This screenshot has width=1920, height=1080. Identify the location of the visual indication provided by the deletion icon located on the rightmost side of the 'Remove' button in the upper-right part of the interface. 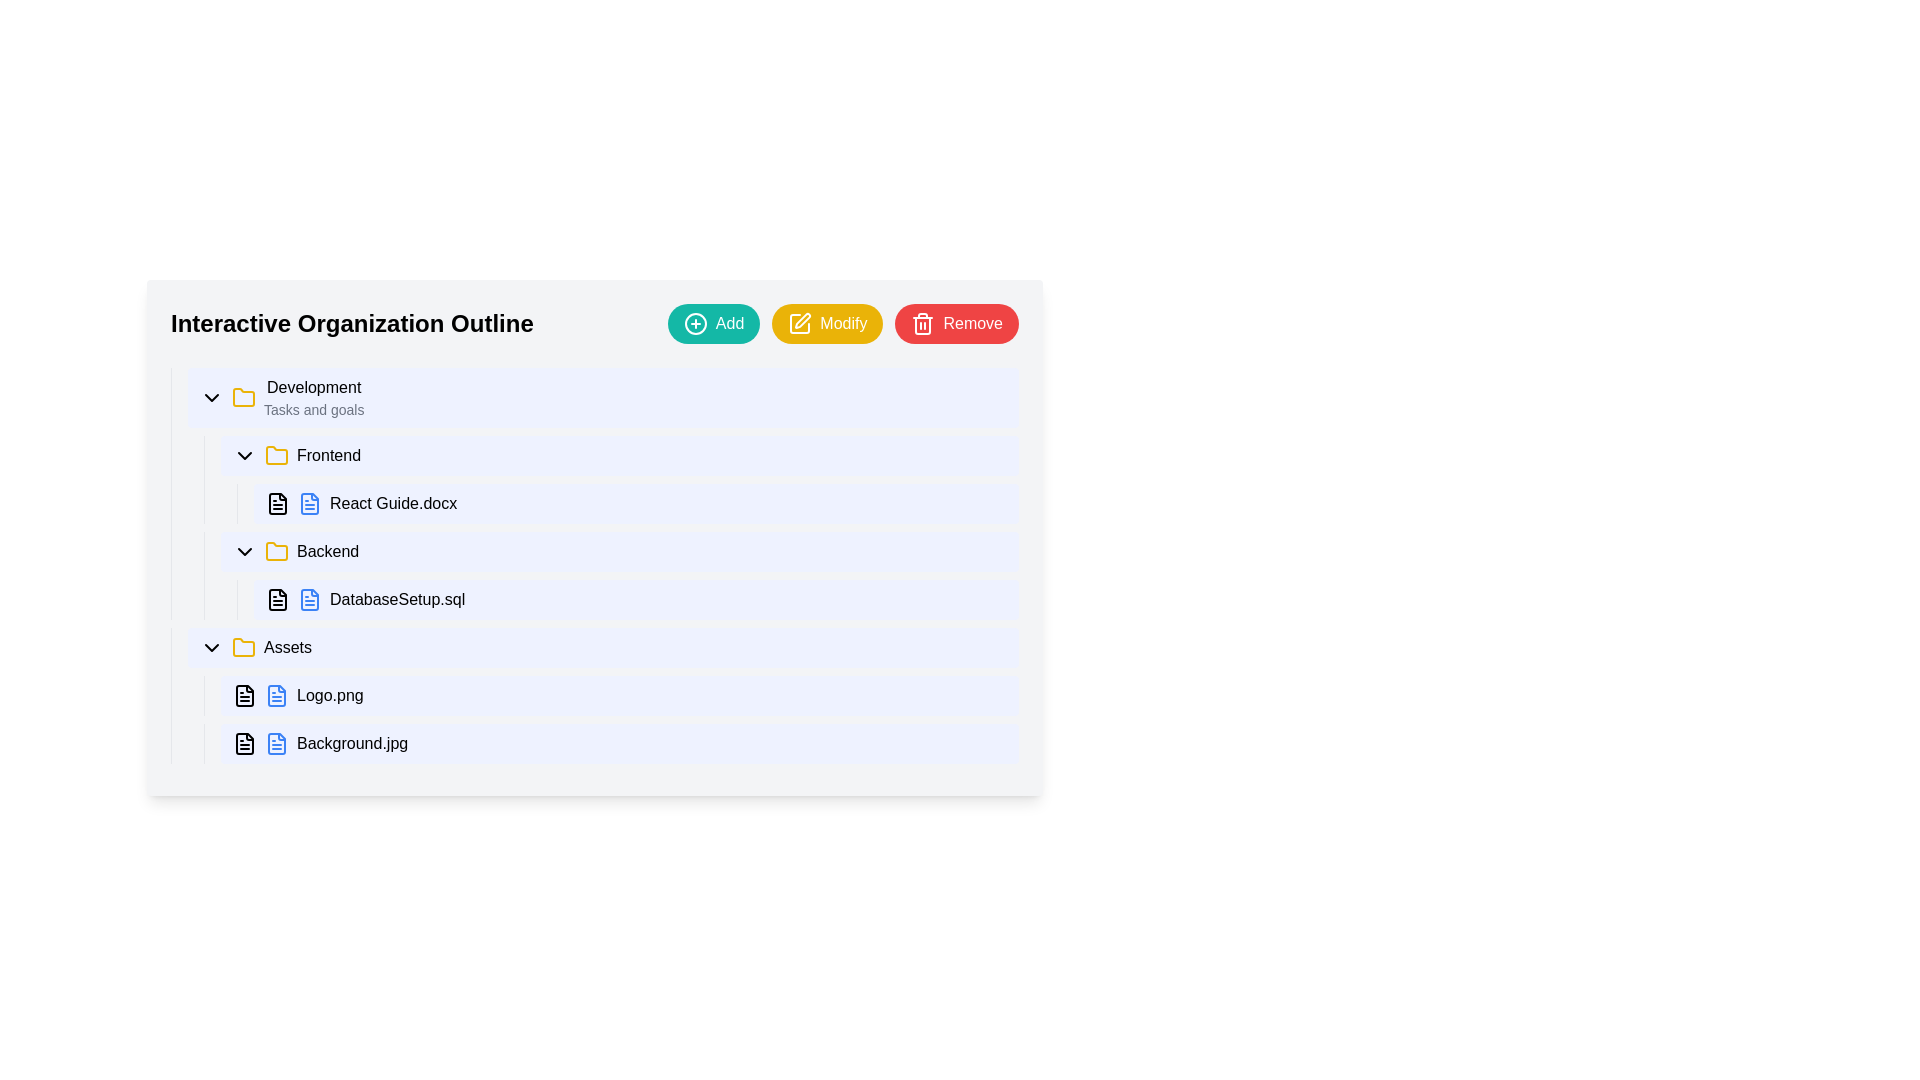
(922, 323).